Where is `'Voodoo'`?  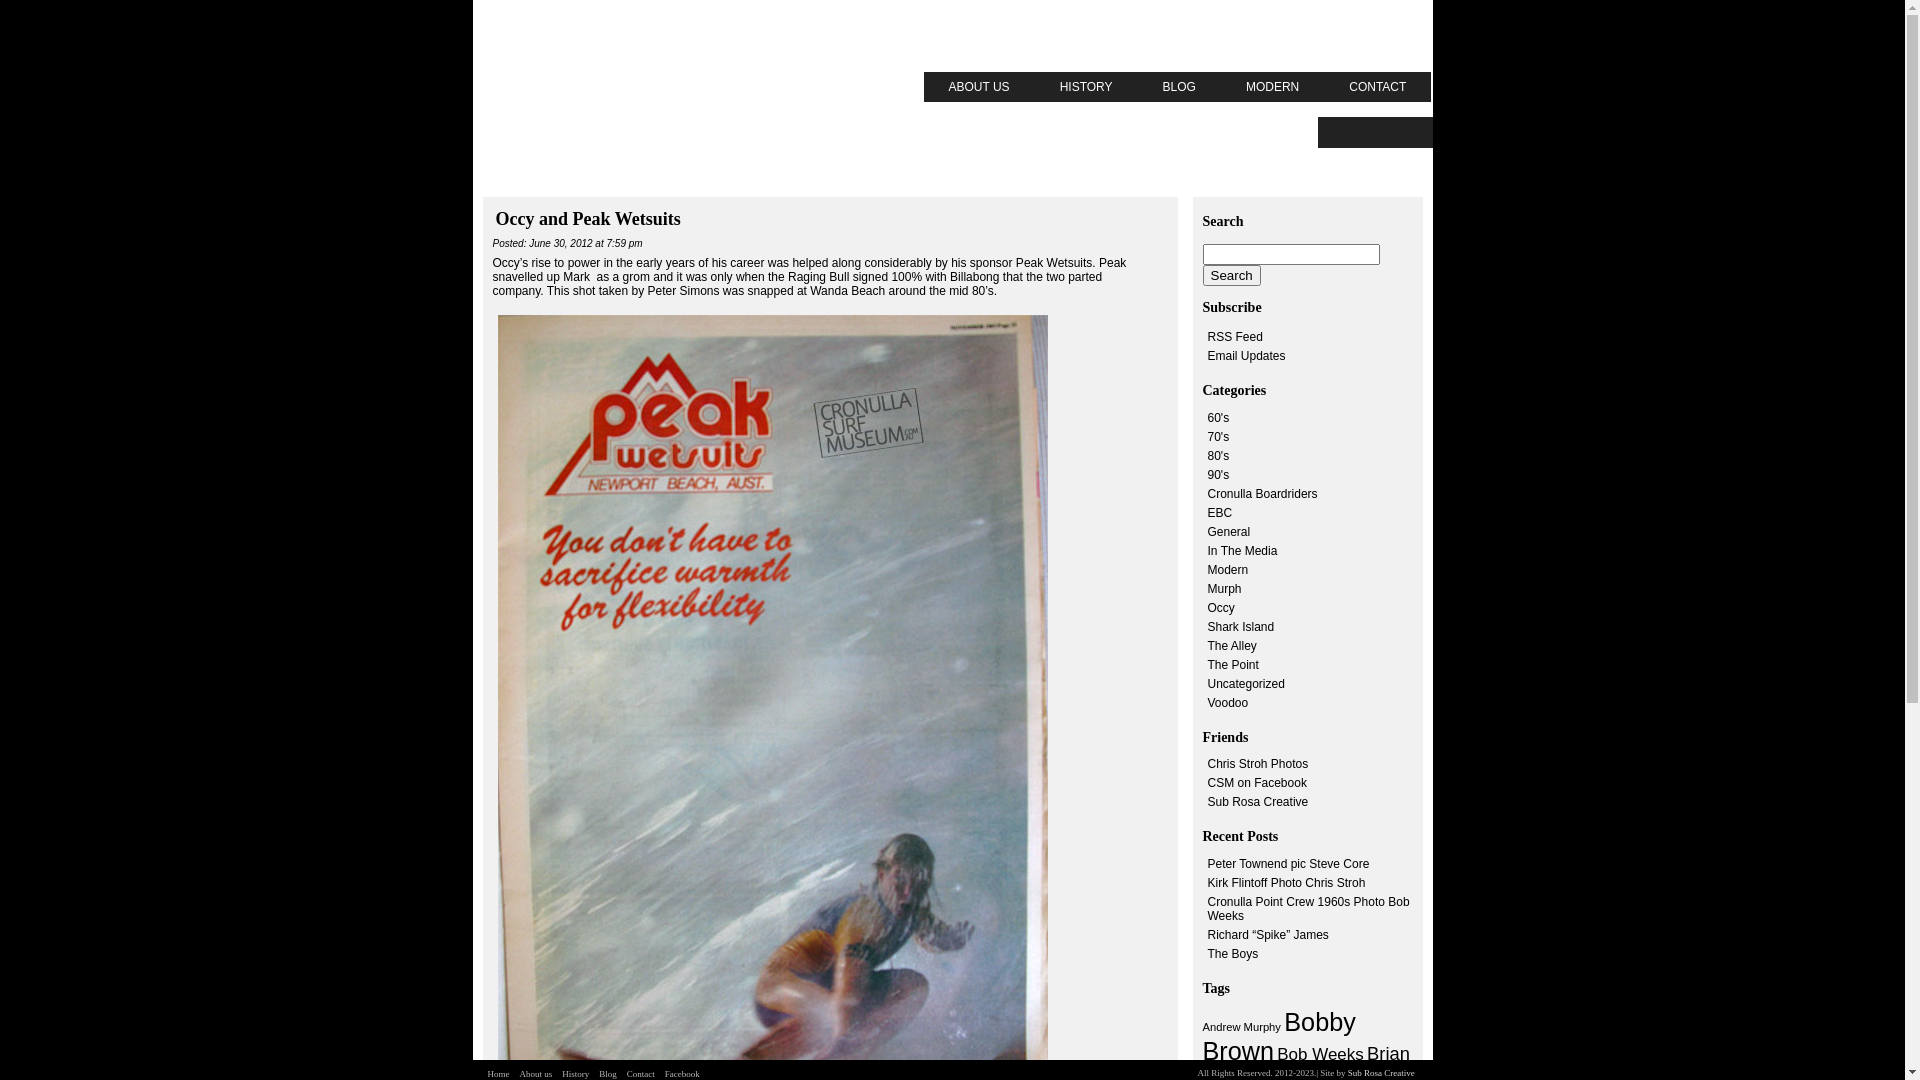 'Voodoo' is located at coordinates (1227, 701).